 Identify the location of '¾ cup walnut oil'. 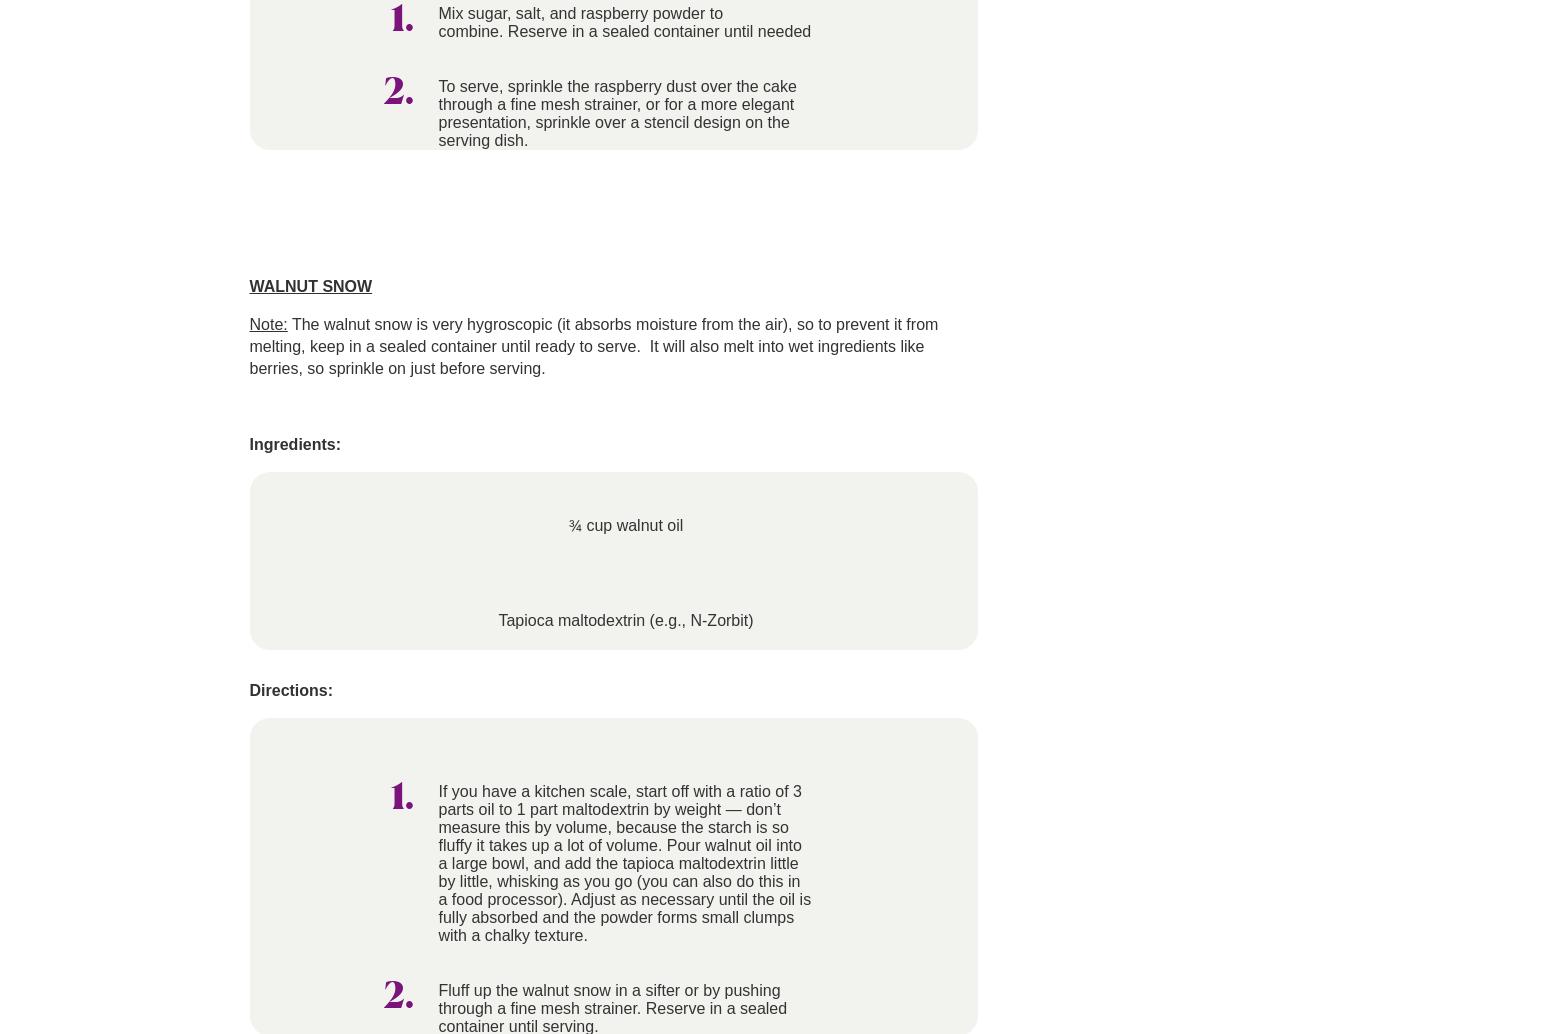
(624, 525).